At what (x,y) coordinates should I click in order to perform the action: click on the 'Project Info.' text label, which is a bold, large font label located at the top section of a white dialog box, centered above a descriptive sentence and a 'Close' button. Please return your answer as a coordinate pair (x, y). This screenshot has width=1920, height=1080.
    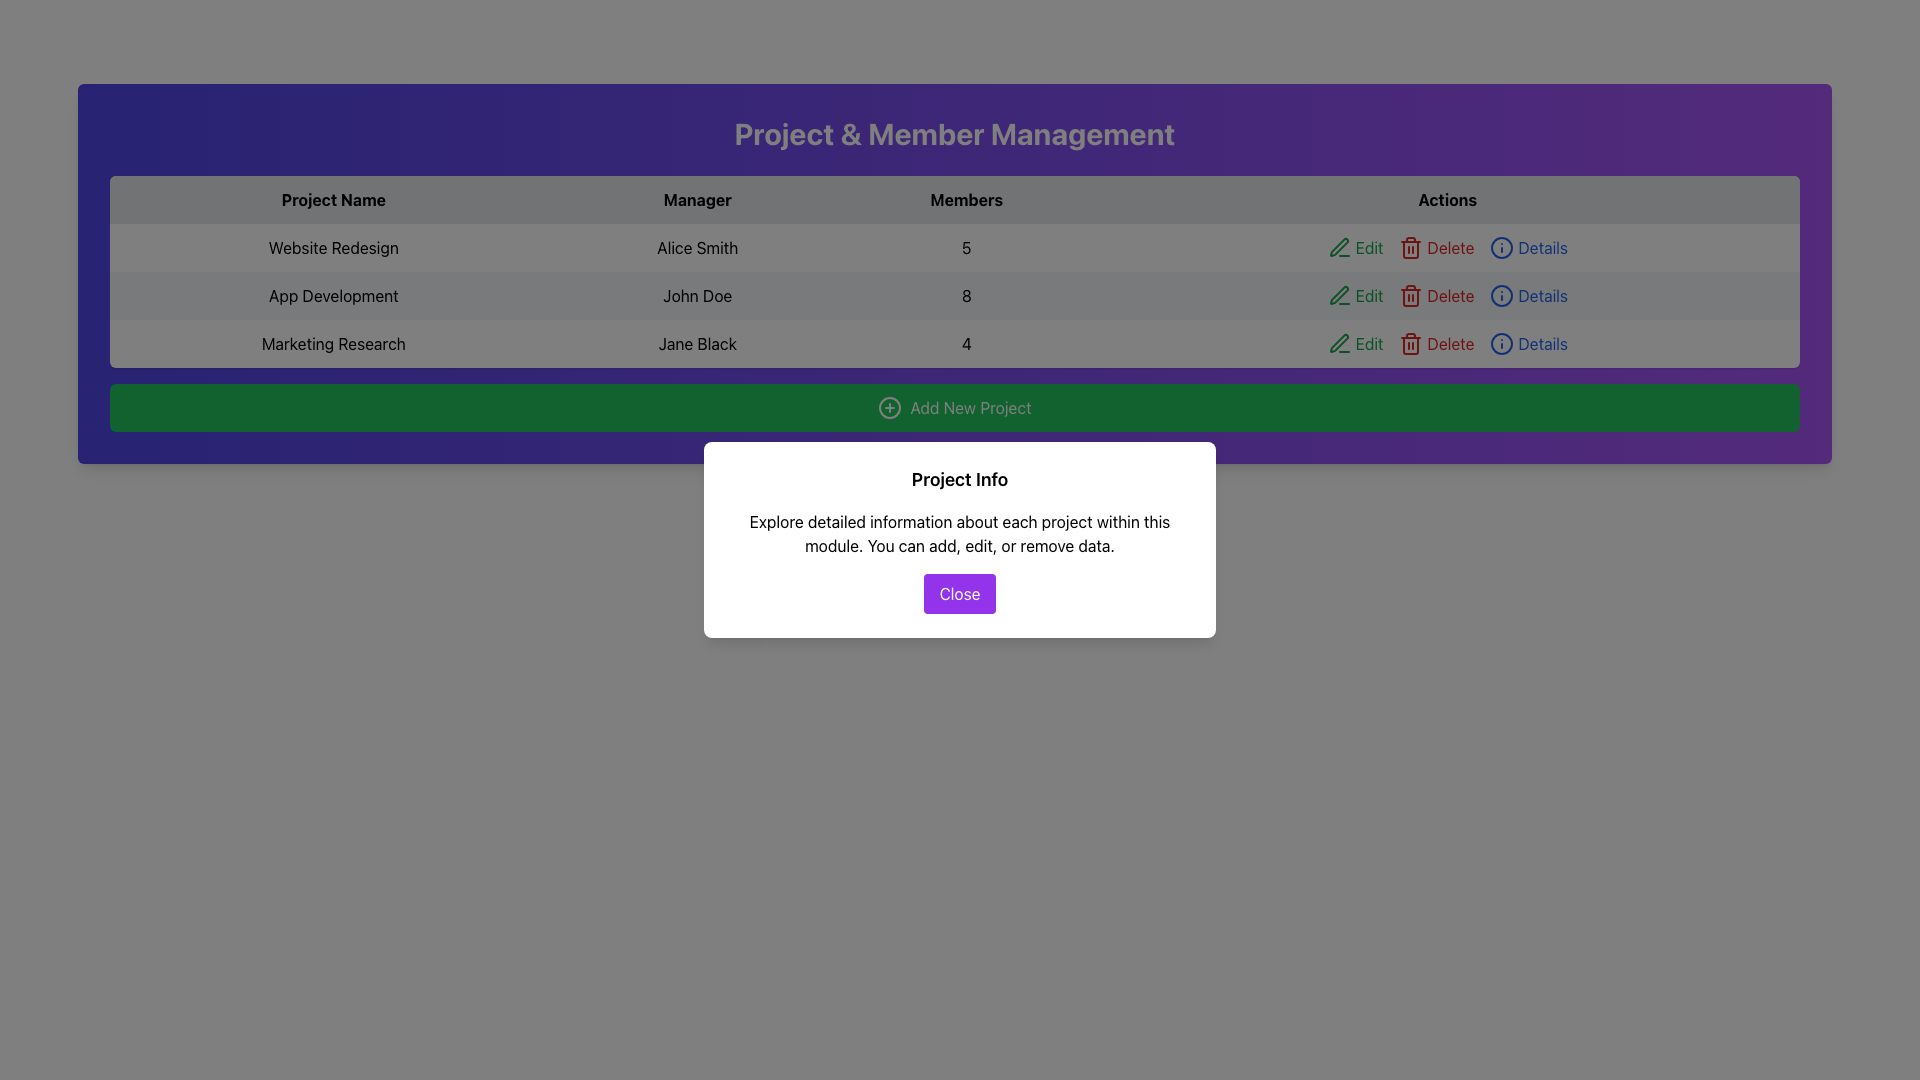
    Looking at the image, I should click on (960, 479).